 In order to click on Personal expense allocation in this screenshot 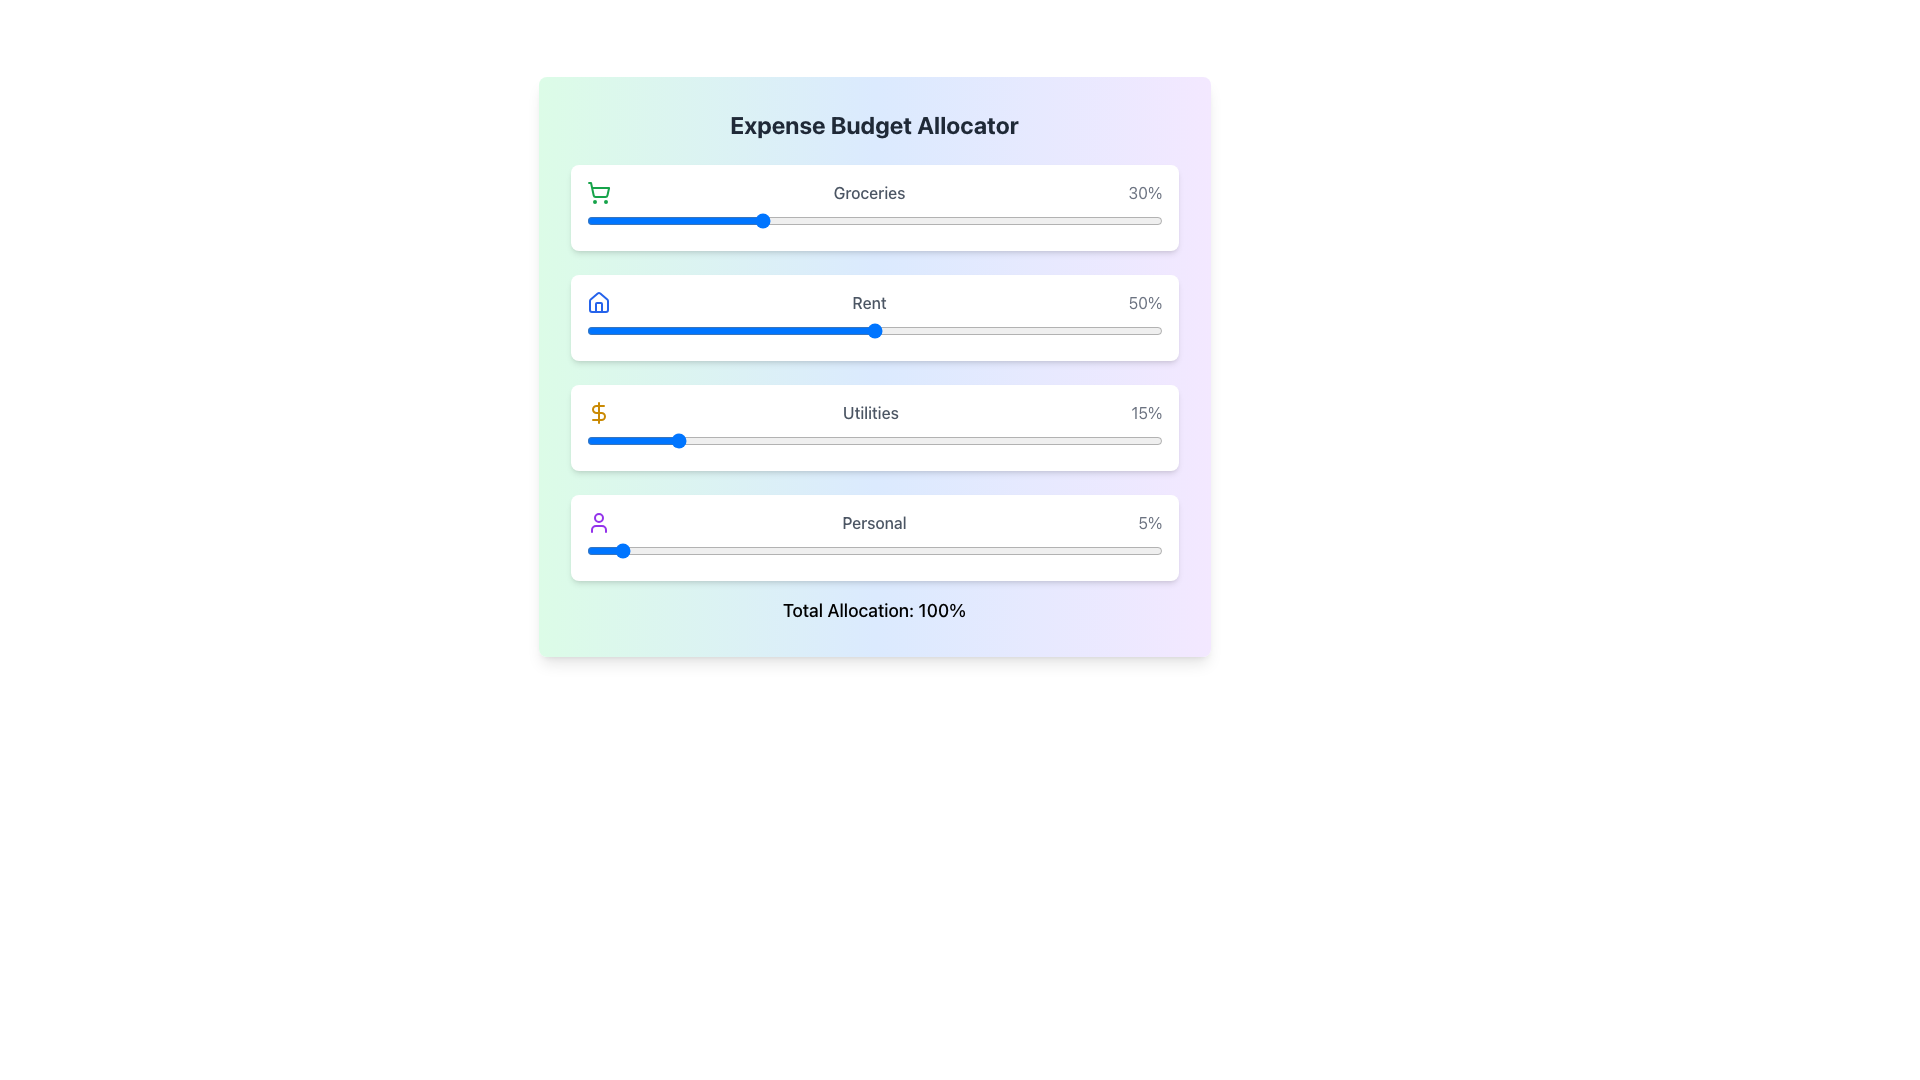, I will do `click(919, 551)`.